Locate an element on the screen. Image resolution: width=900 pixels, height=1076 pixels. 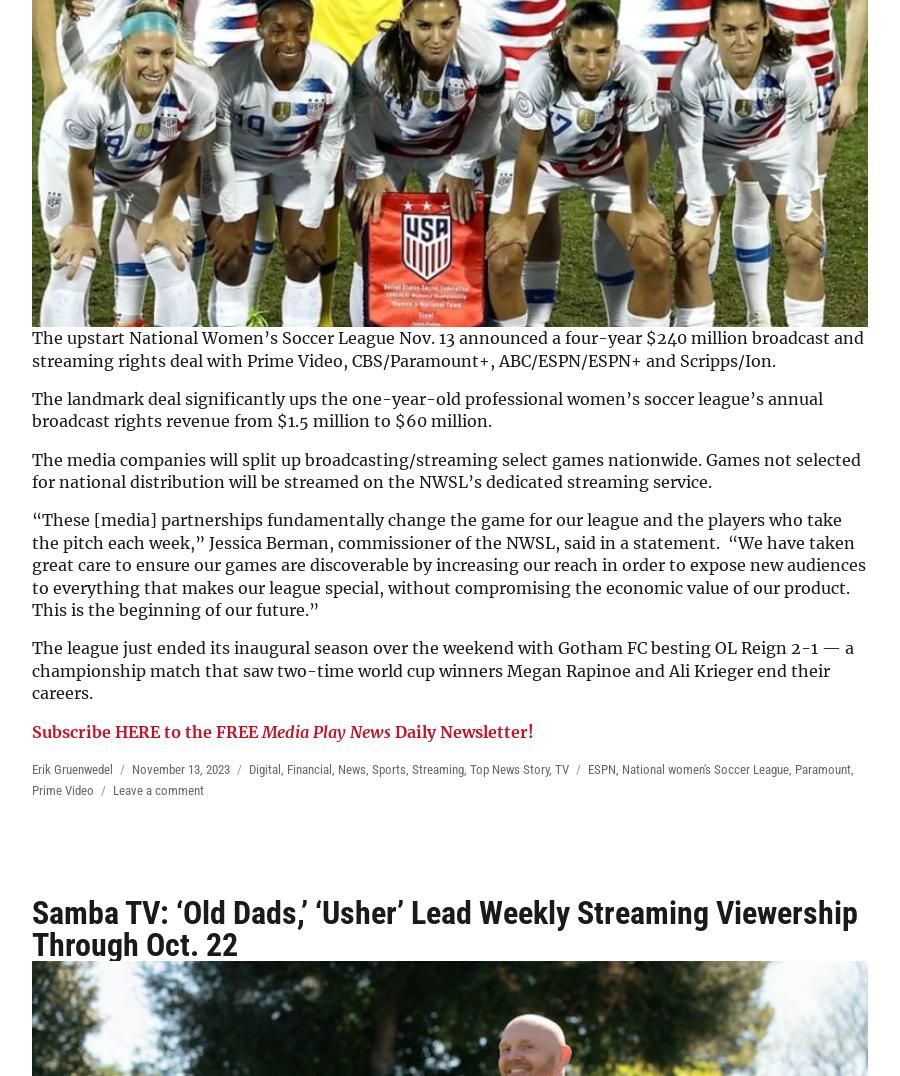
'ESPN' is located at coordinates (602, 769).